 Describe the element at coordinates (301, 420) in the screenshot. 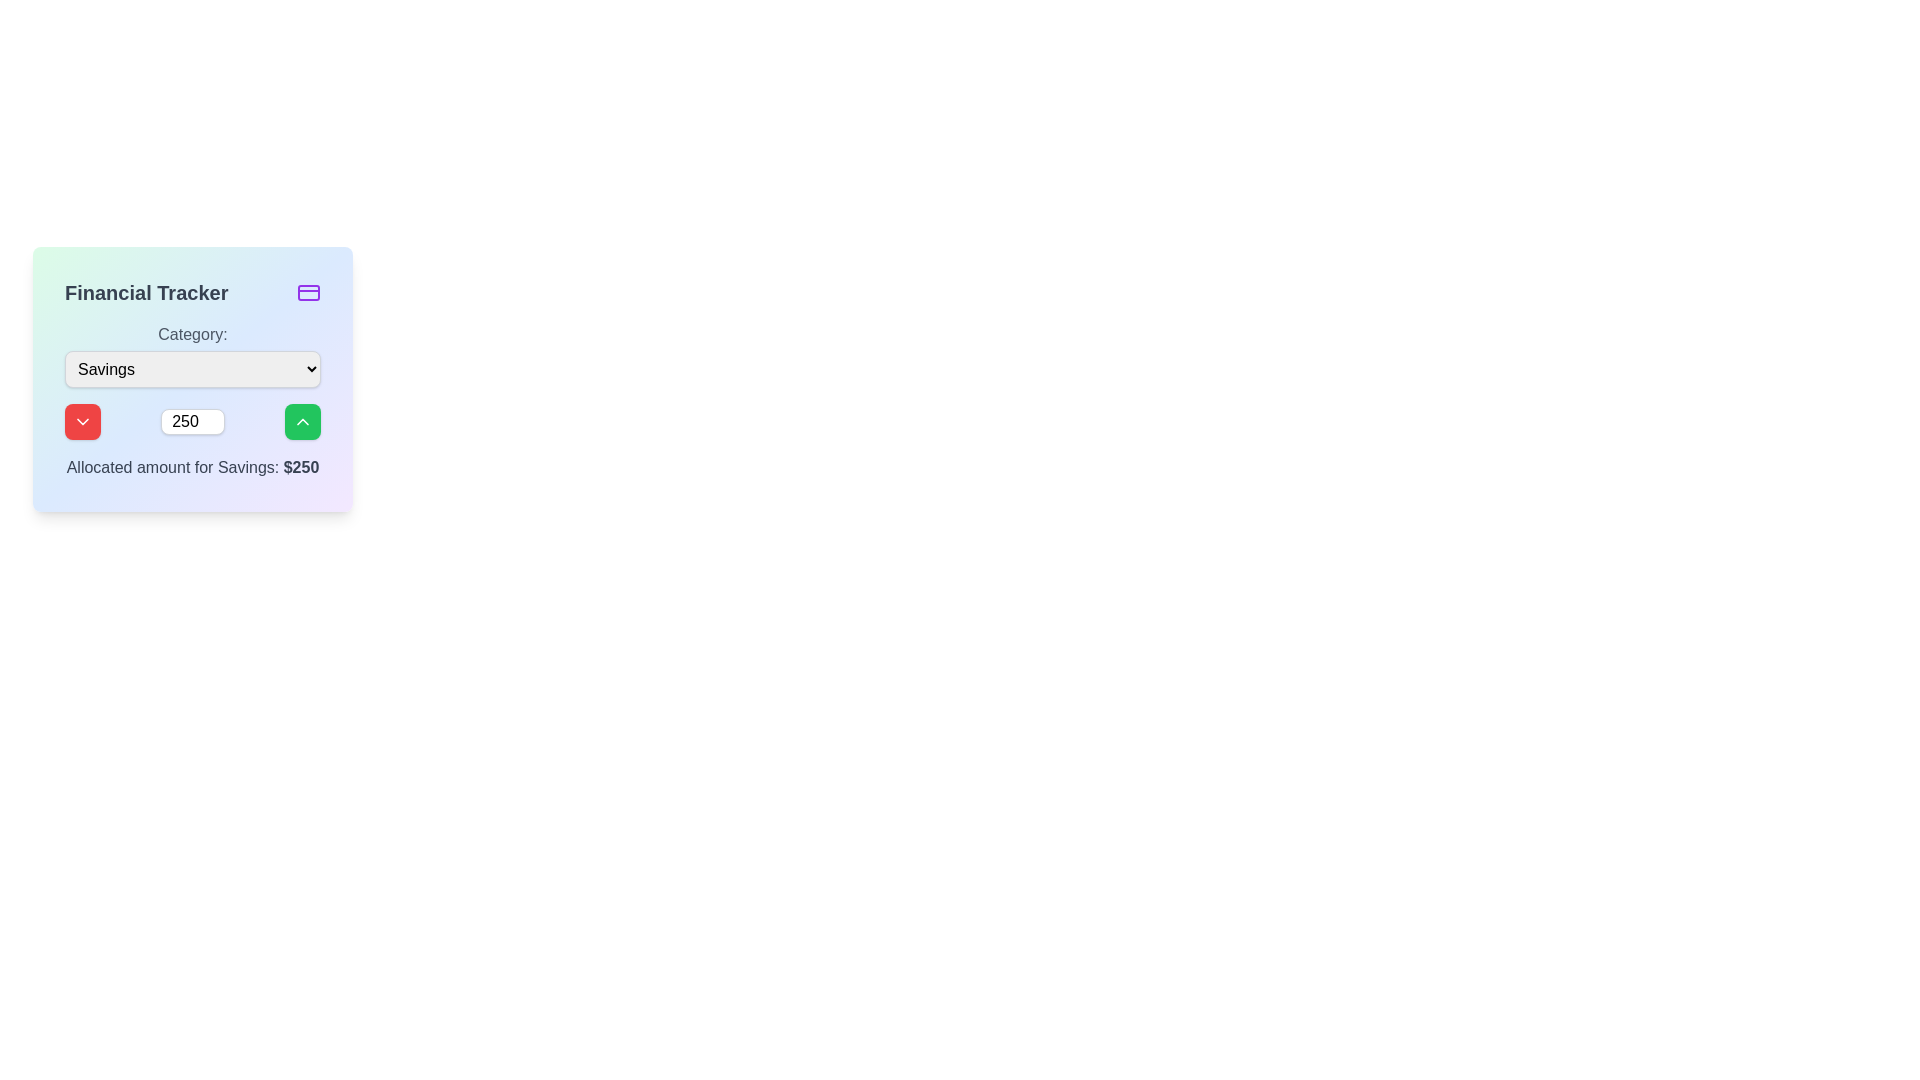

I see `the increment button located to the right of the input box displaying the number '250' to change its color` at that location.